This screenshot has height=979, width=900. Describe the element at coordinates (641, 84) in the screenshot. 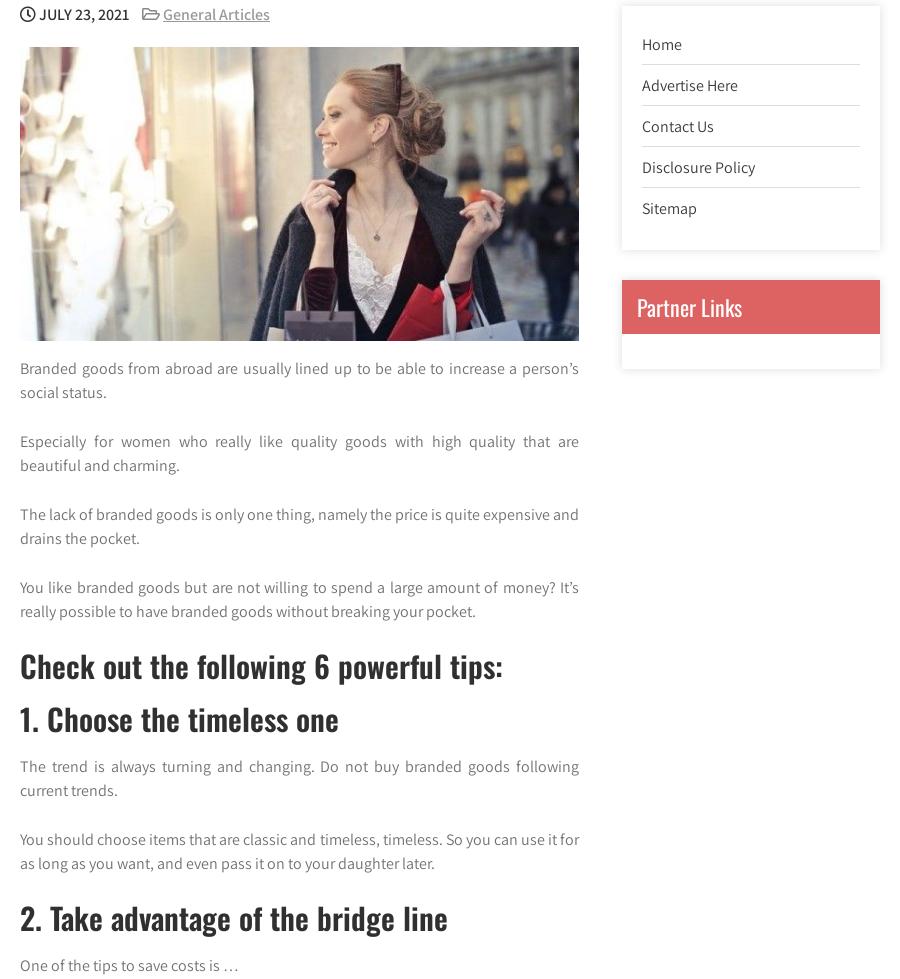

I see `'Advertise Here'` at that location.